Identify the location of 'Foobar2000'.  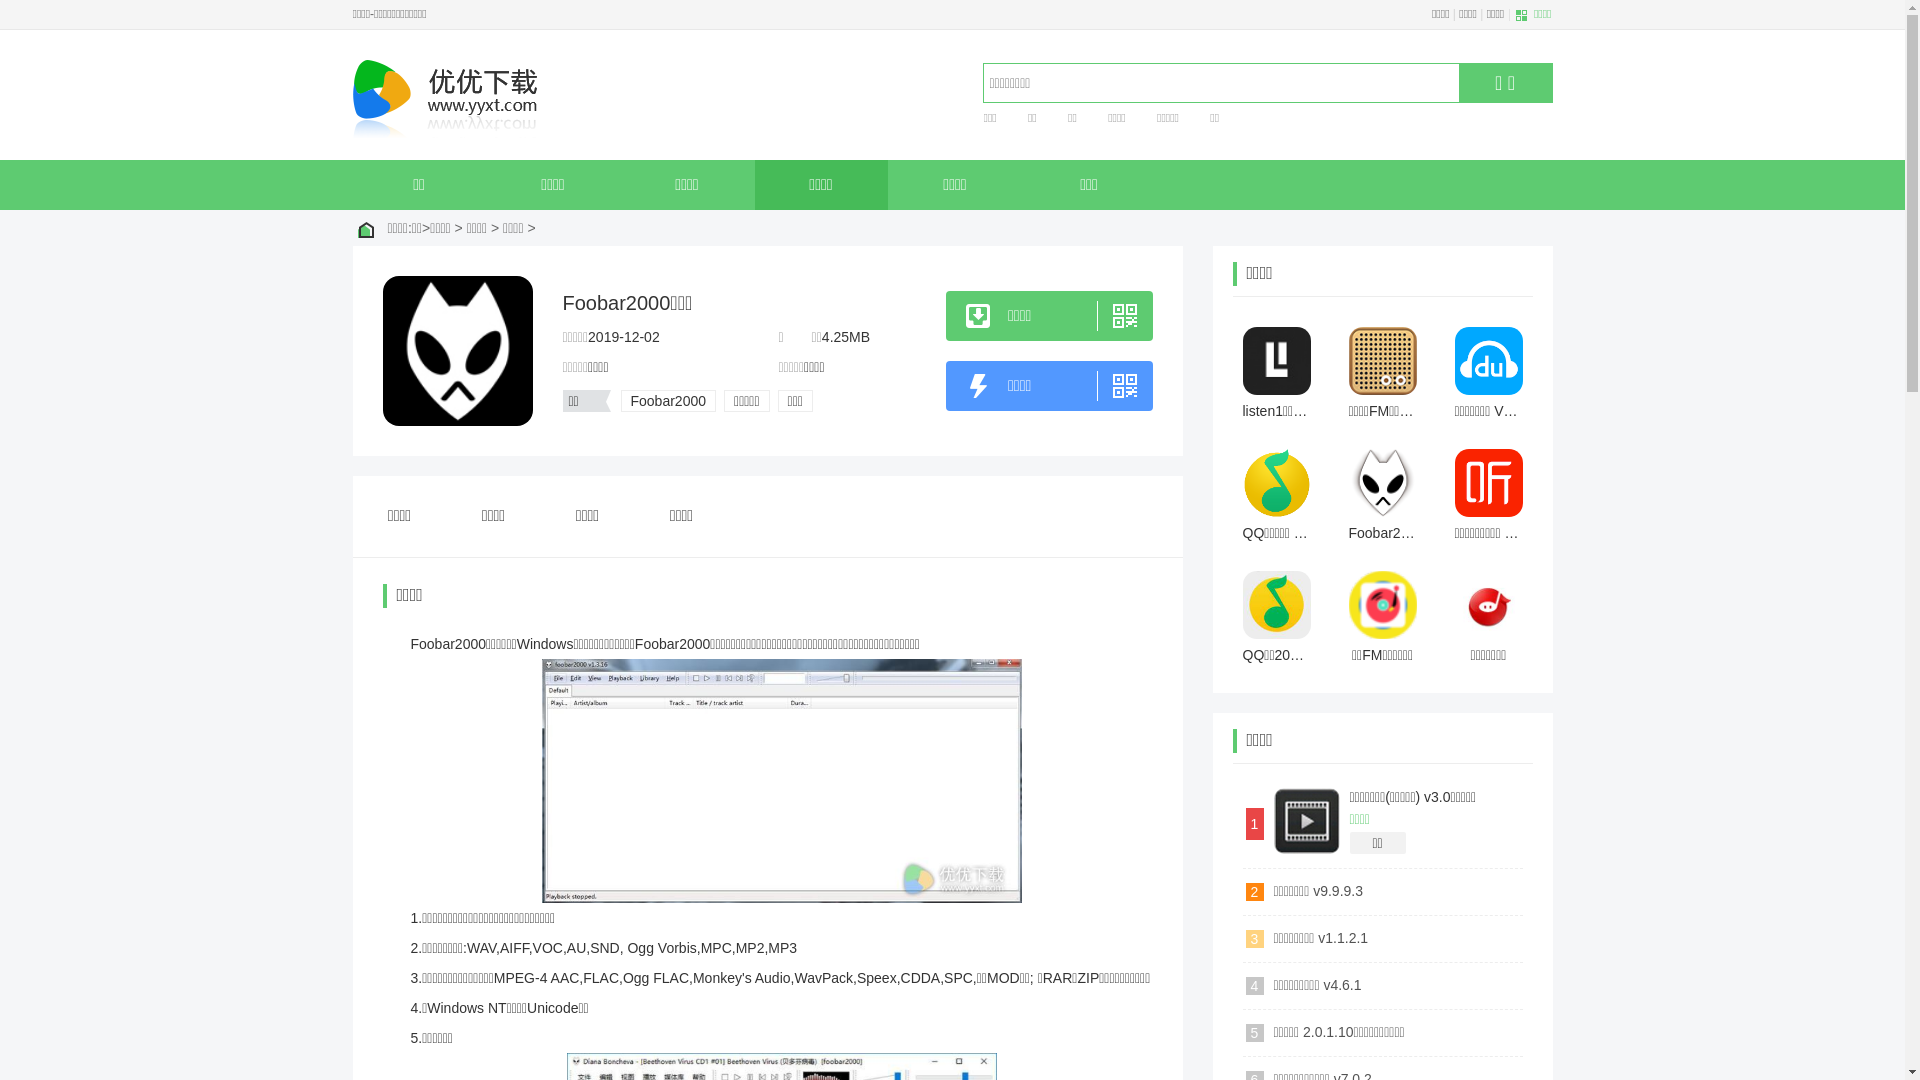
(667, 401).